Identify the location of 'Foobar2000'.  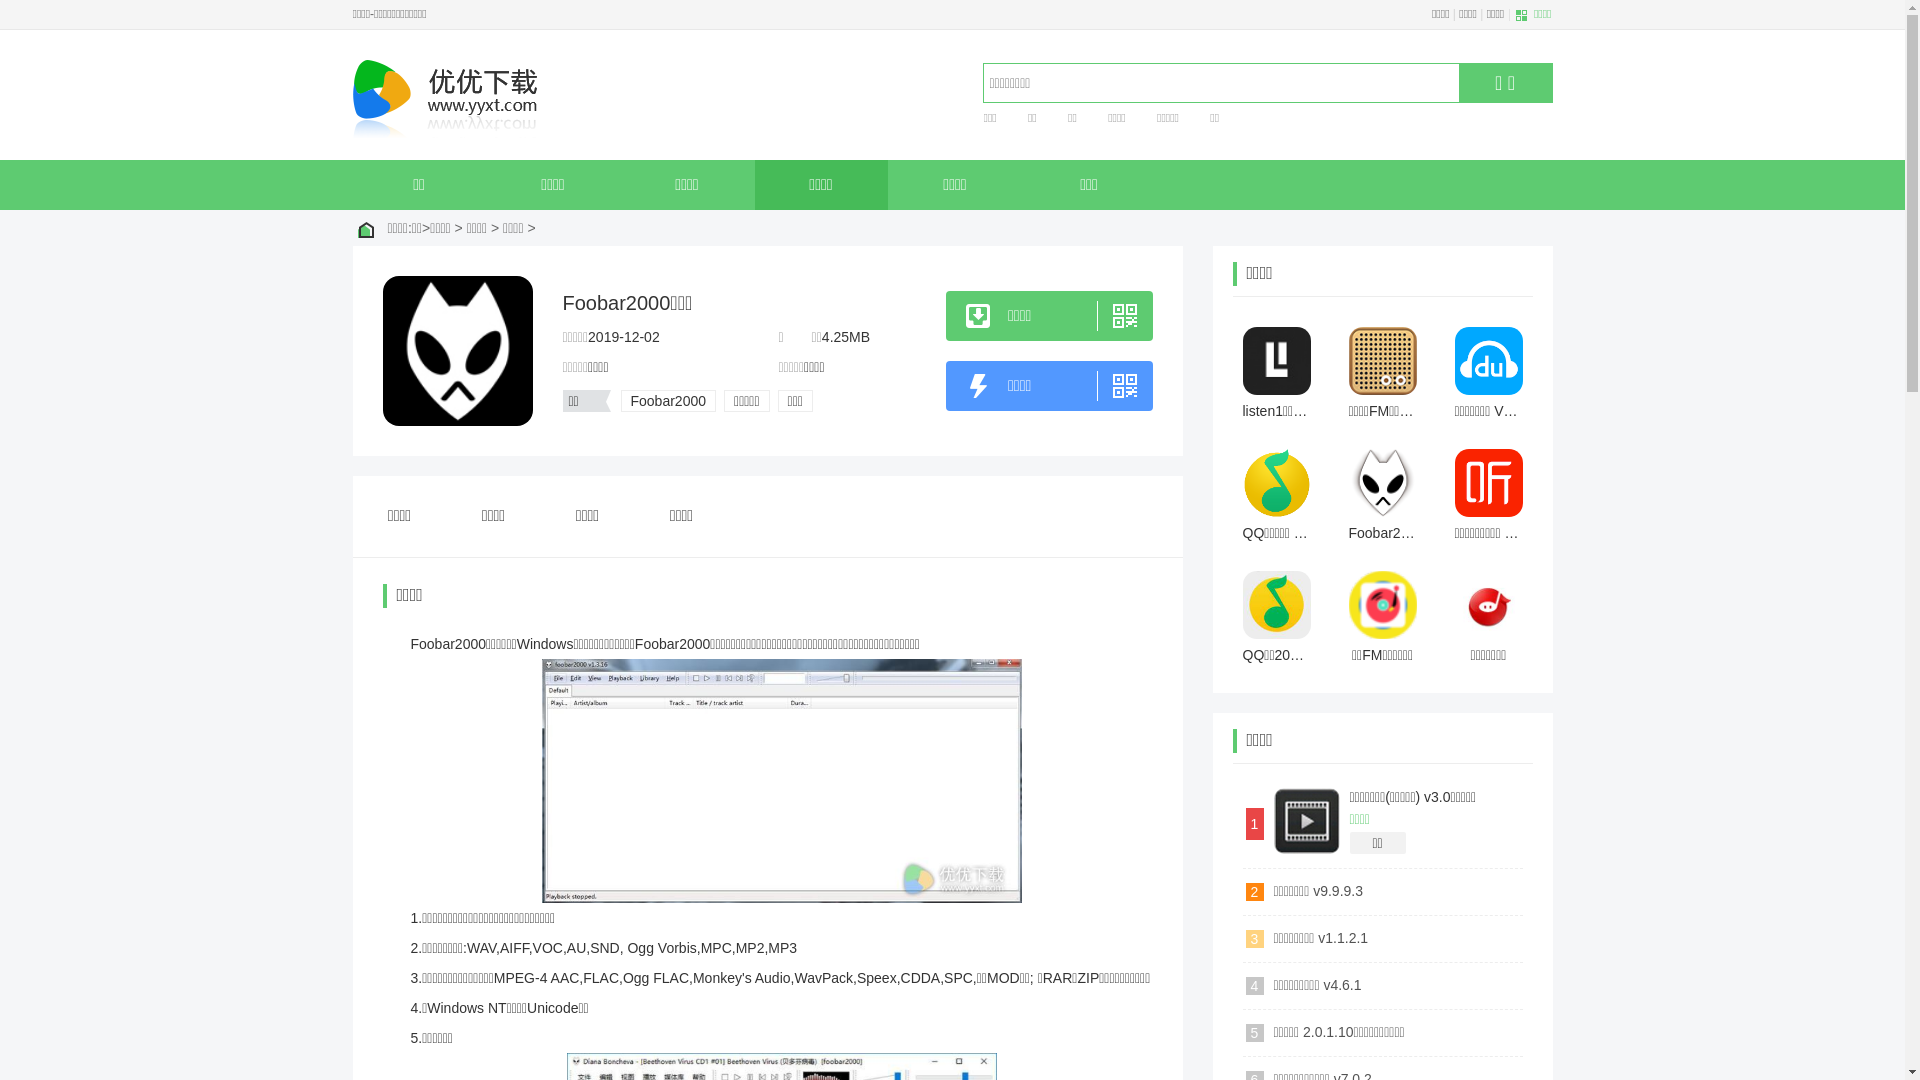
(667, 401).